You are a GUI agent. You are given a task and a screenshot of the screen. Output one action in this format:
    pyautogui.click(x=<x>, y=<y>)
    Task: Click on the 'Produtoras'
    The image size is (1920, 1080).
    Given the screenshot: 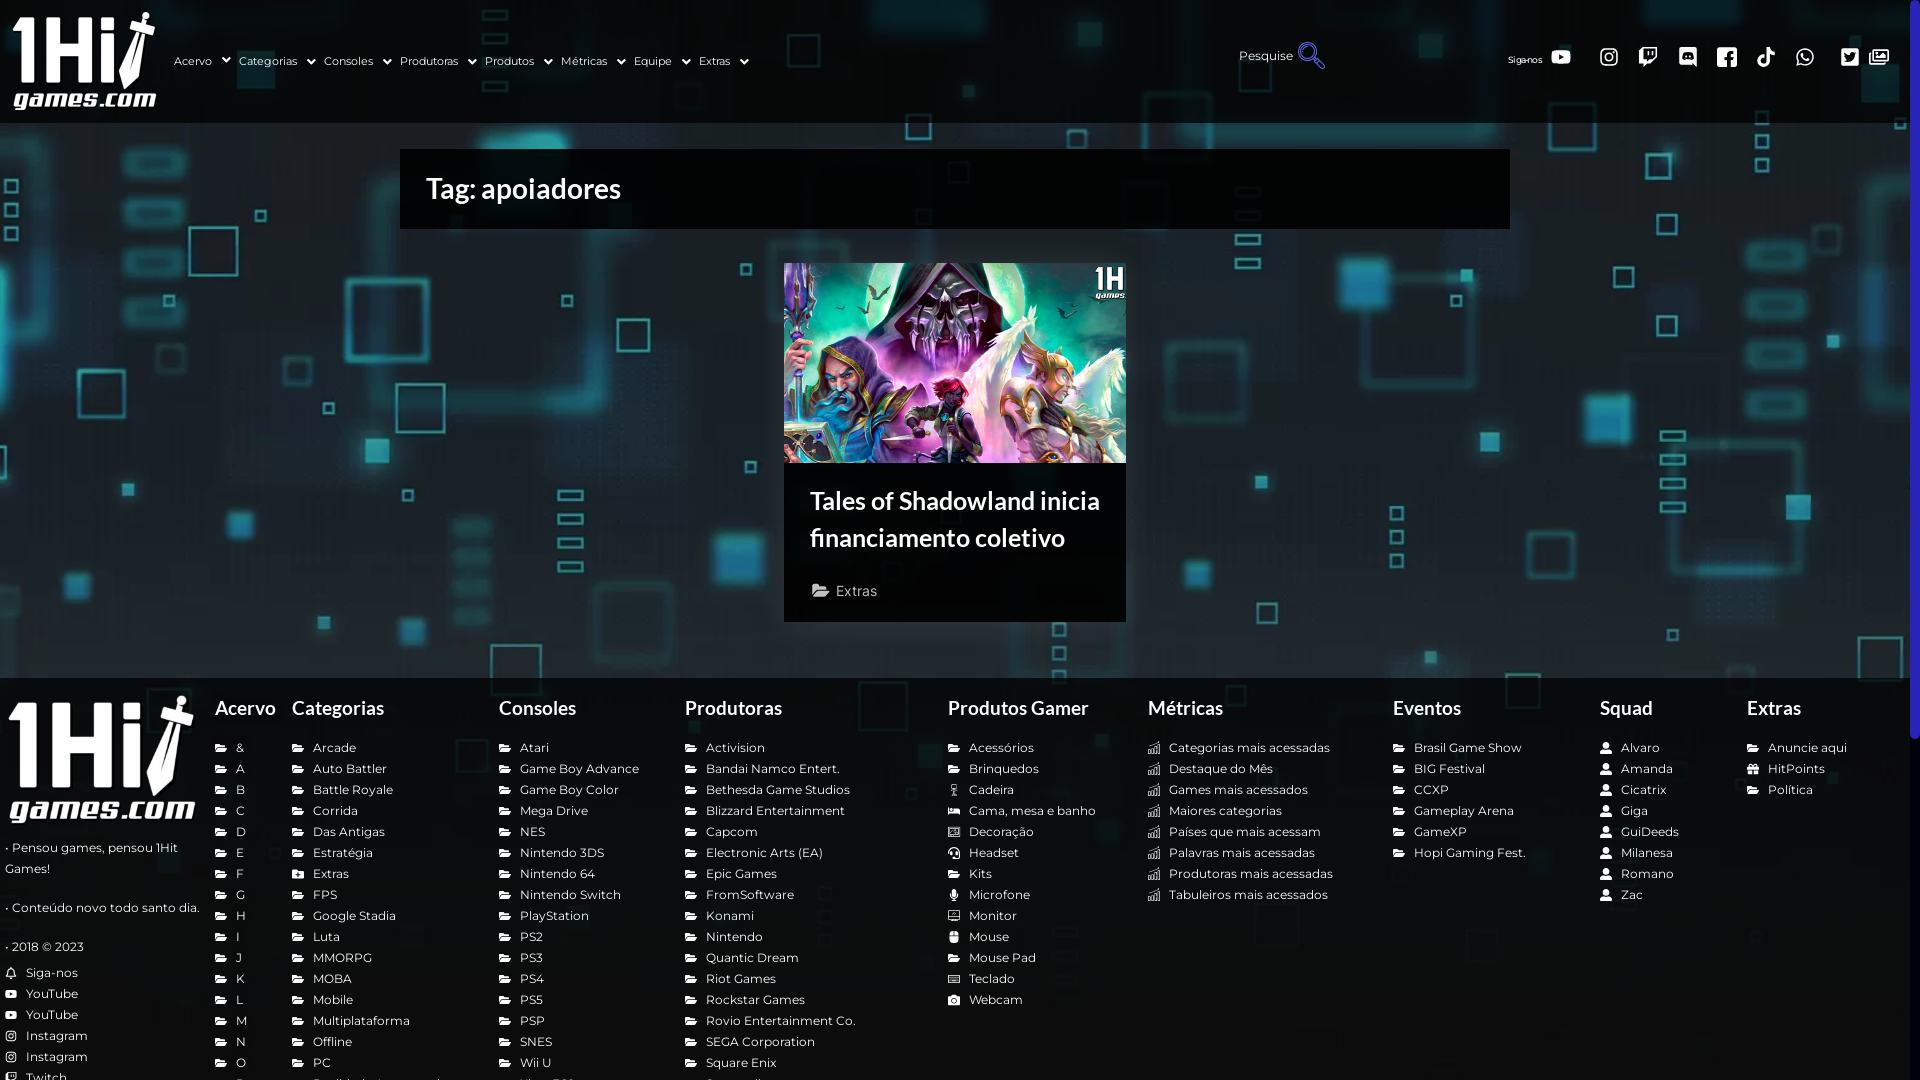 What is the action you would take?
    pyautogui.click(x=732, y=706)
    